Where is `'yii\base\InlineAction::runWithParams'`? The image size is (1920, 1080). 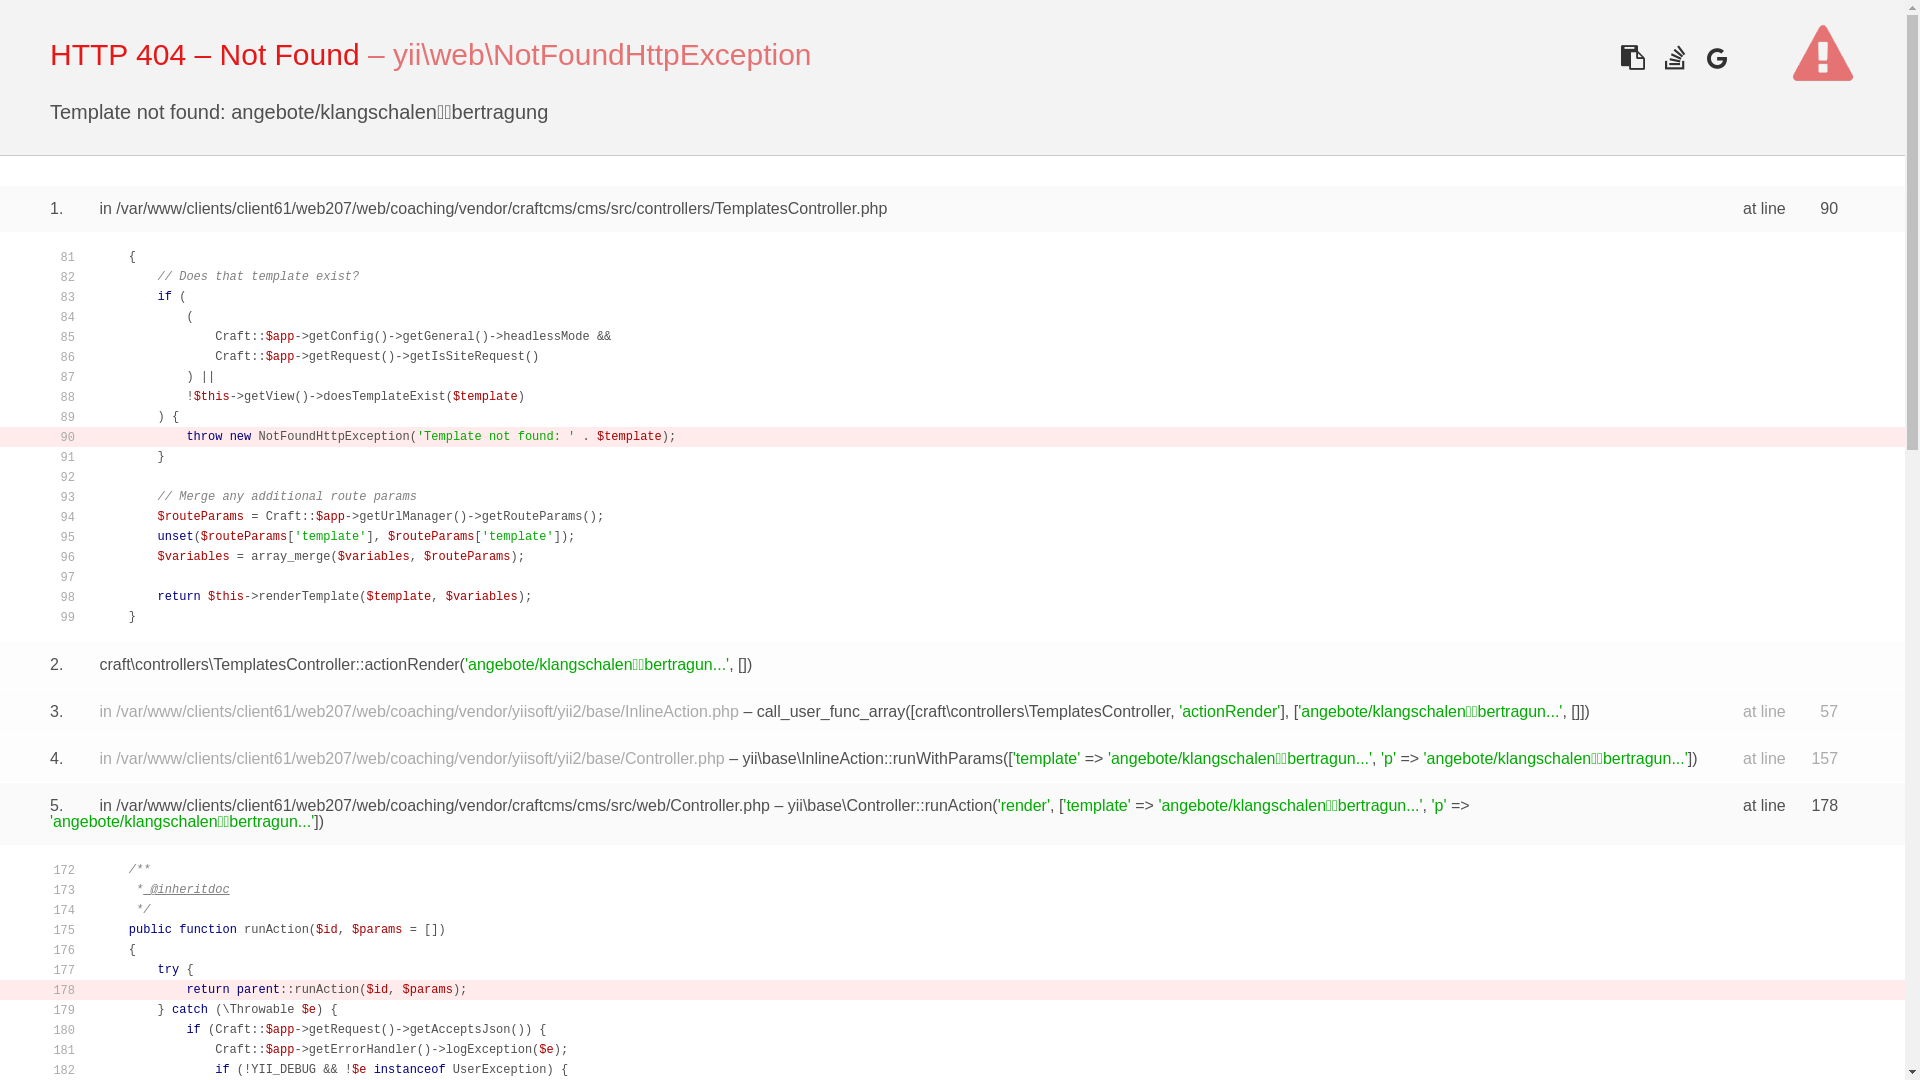 'yii\base\InlineAction::runWithParams' is located at coordinates (872, 758).